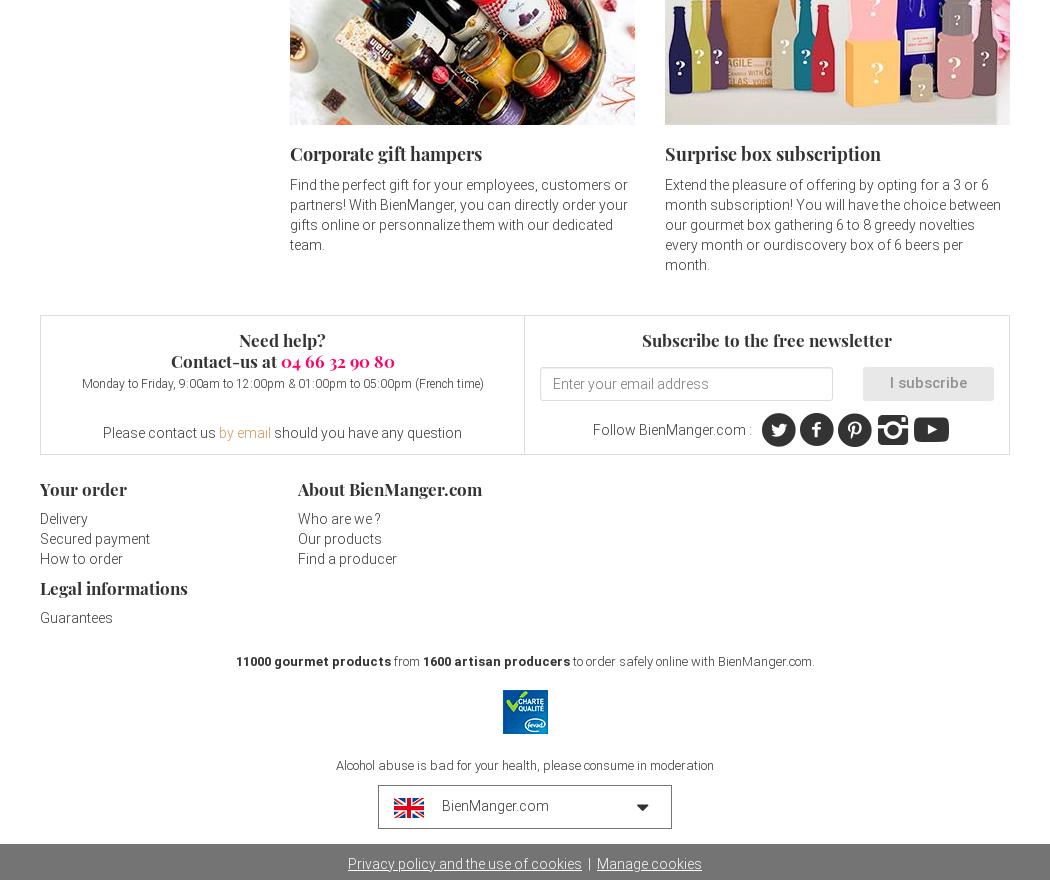  What do you see at coordinates (238, 340) in the screenshot?
I see `'Need help?'` at bounding box center [238, 340].